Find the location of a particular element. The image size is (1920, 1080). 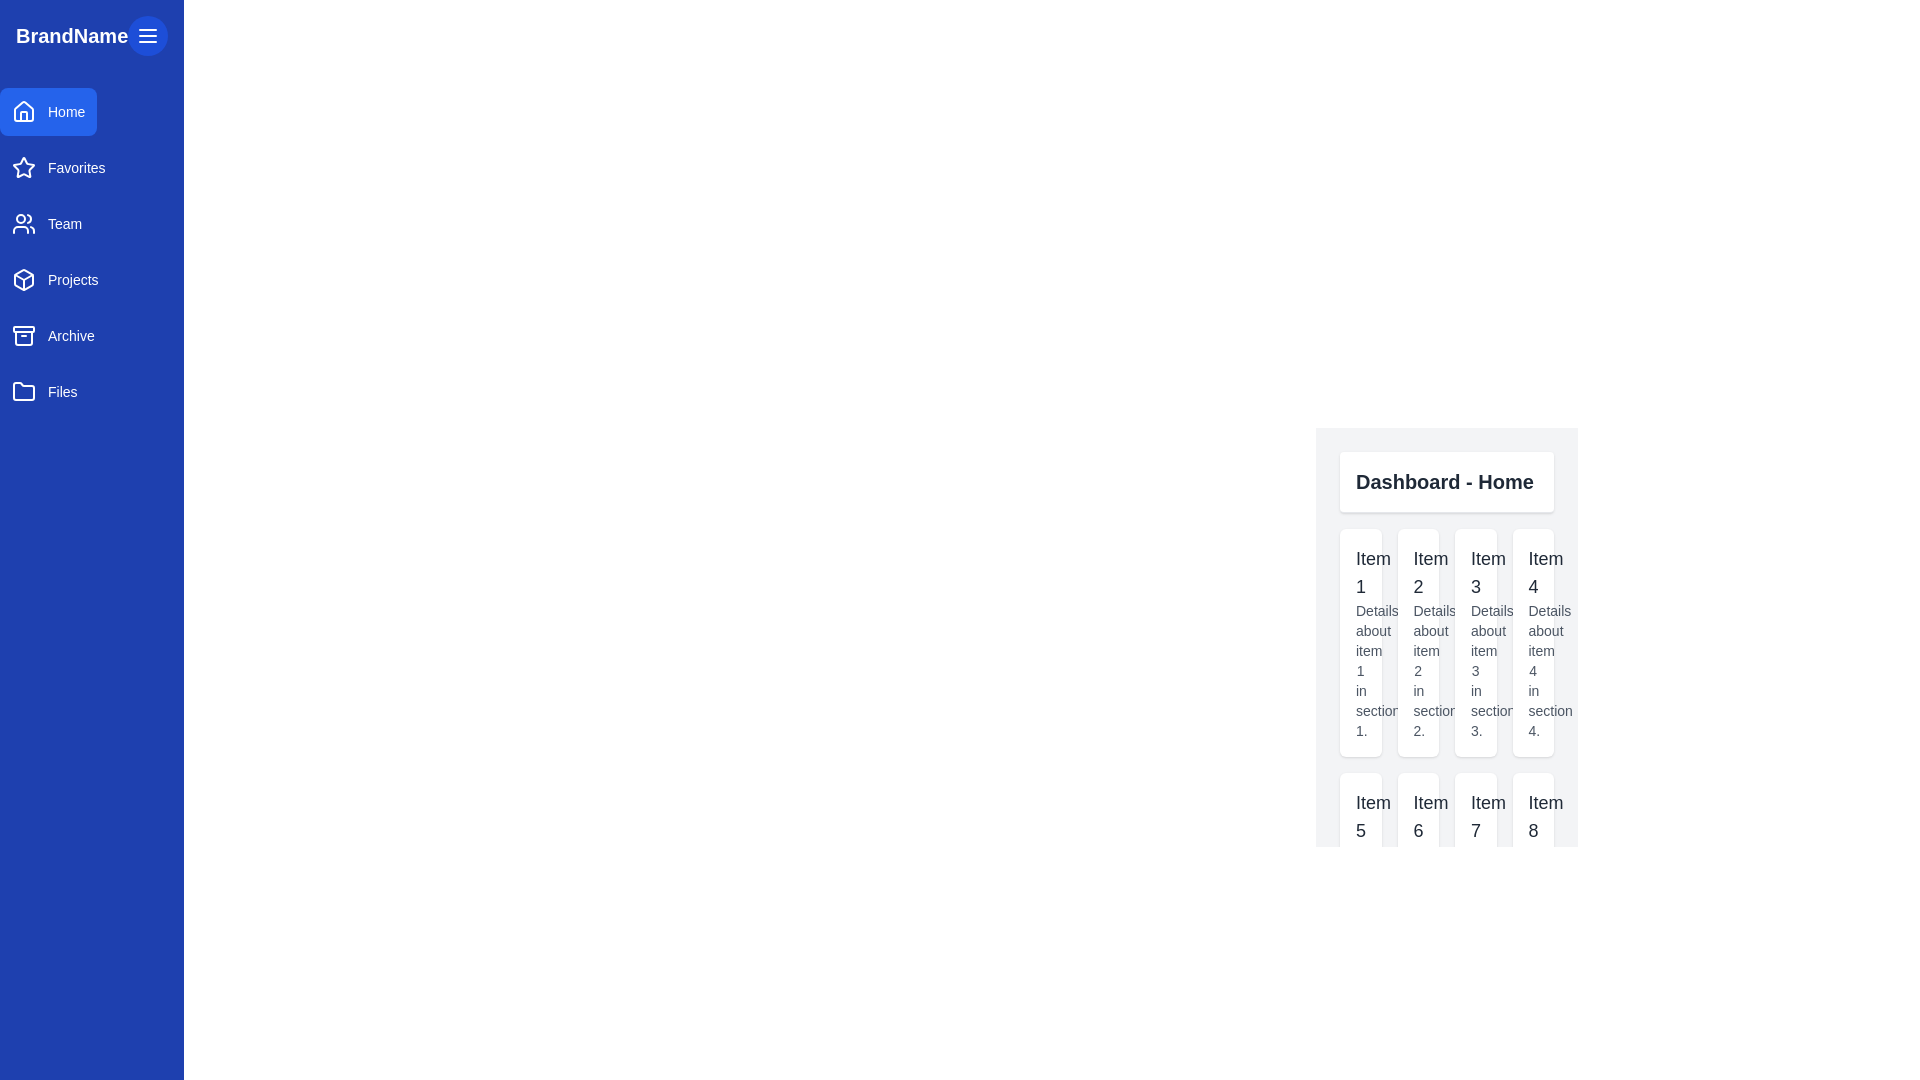

the text label for the second item in the grid under the 'Dashboard - Home' section, which serves as its title is located at coordinates (1417, 573).